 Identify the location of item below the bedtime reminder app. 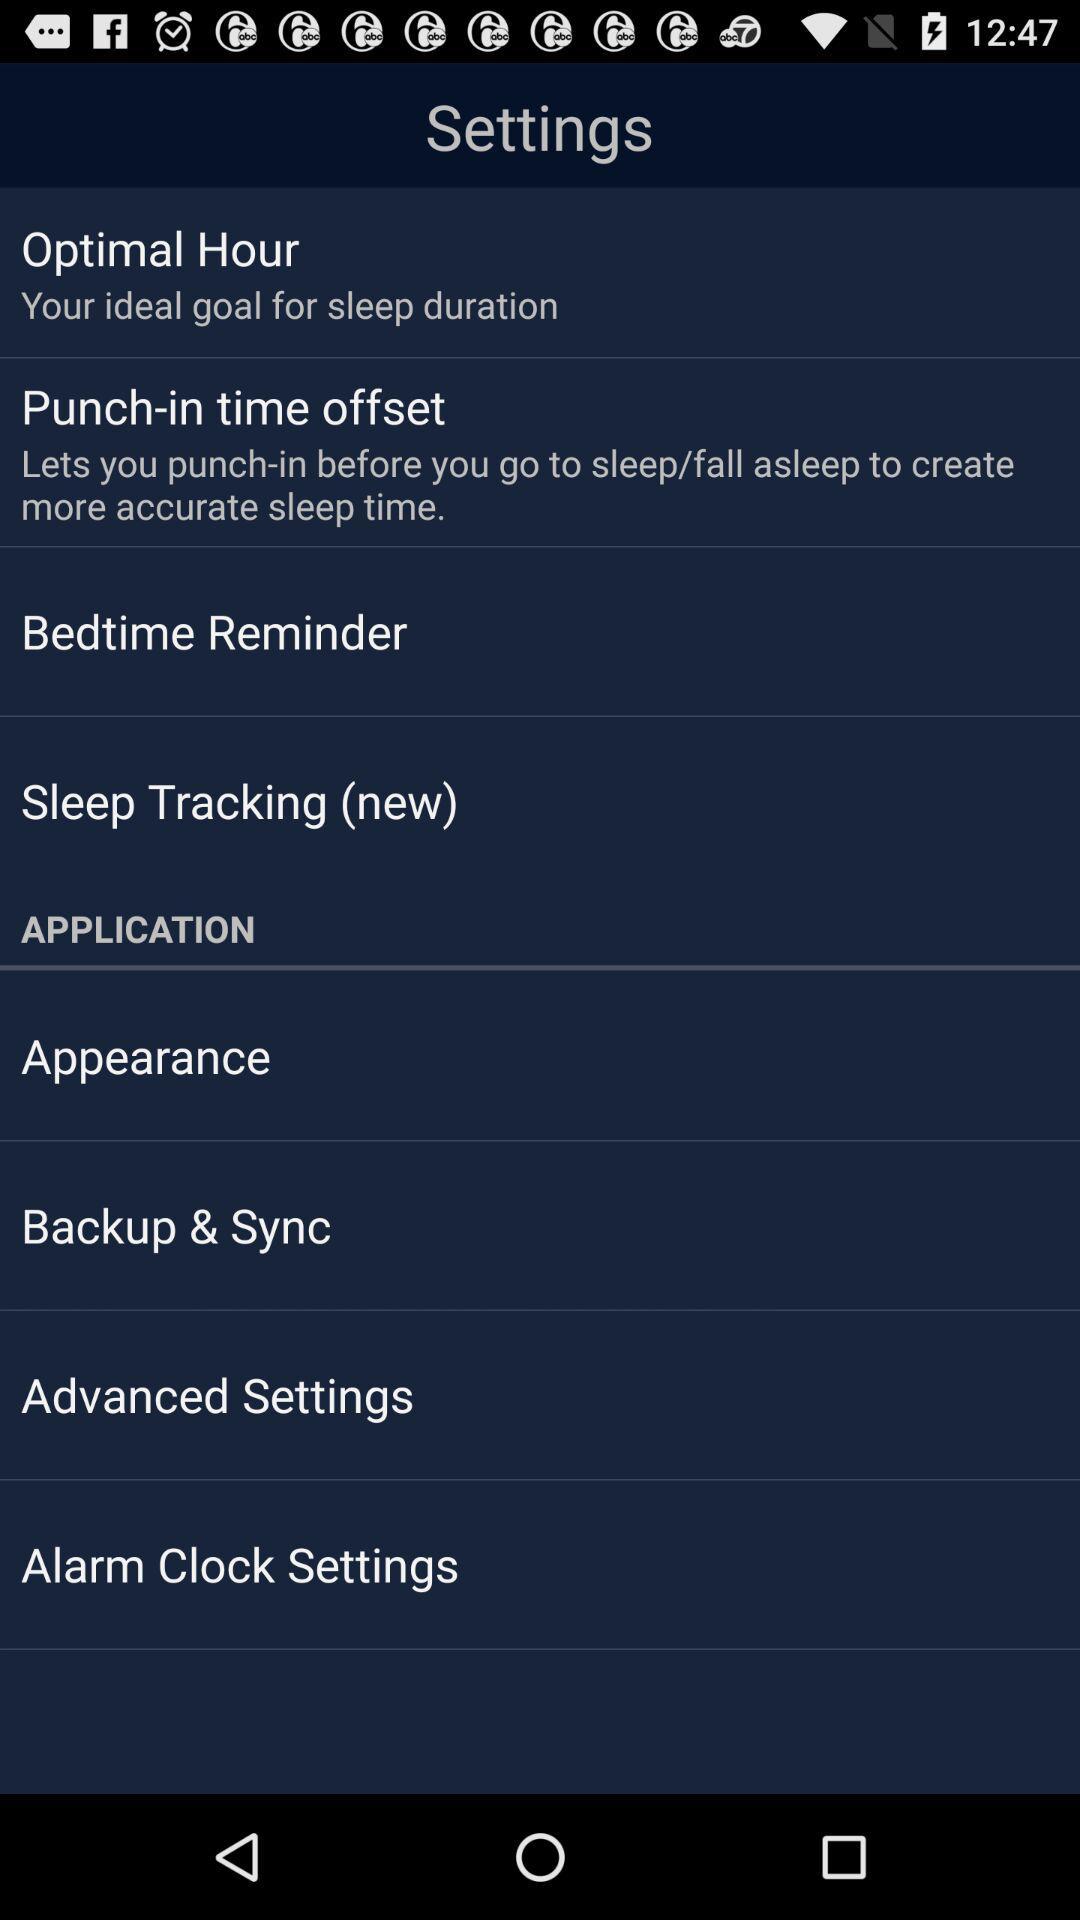
(238, 800).